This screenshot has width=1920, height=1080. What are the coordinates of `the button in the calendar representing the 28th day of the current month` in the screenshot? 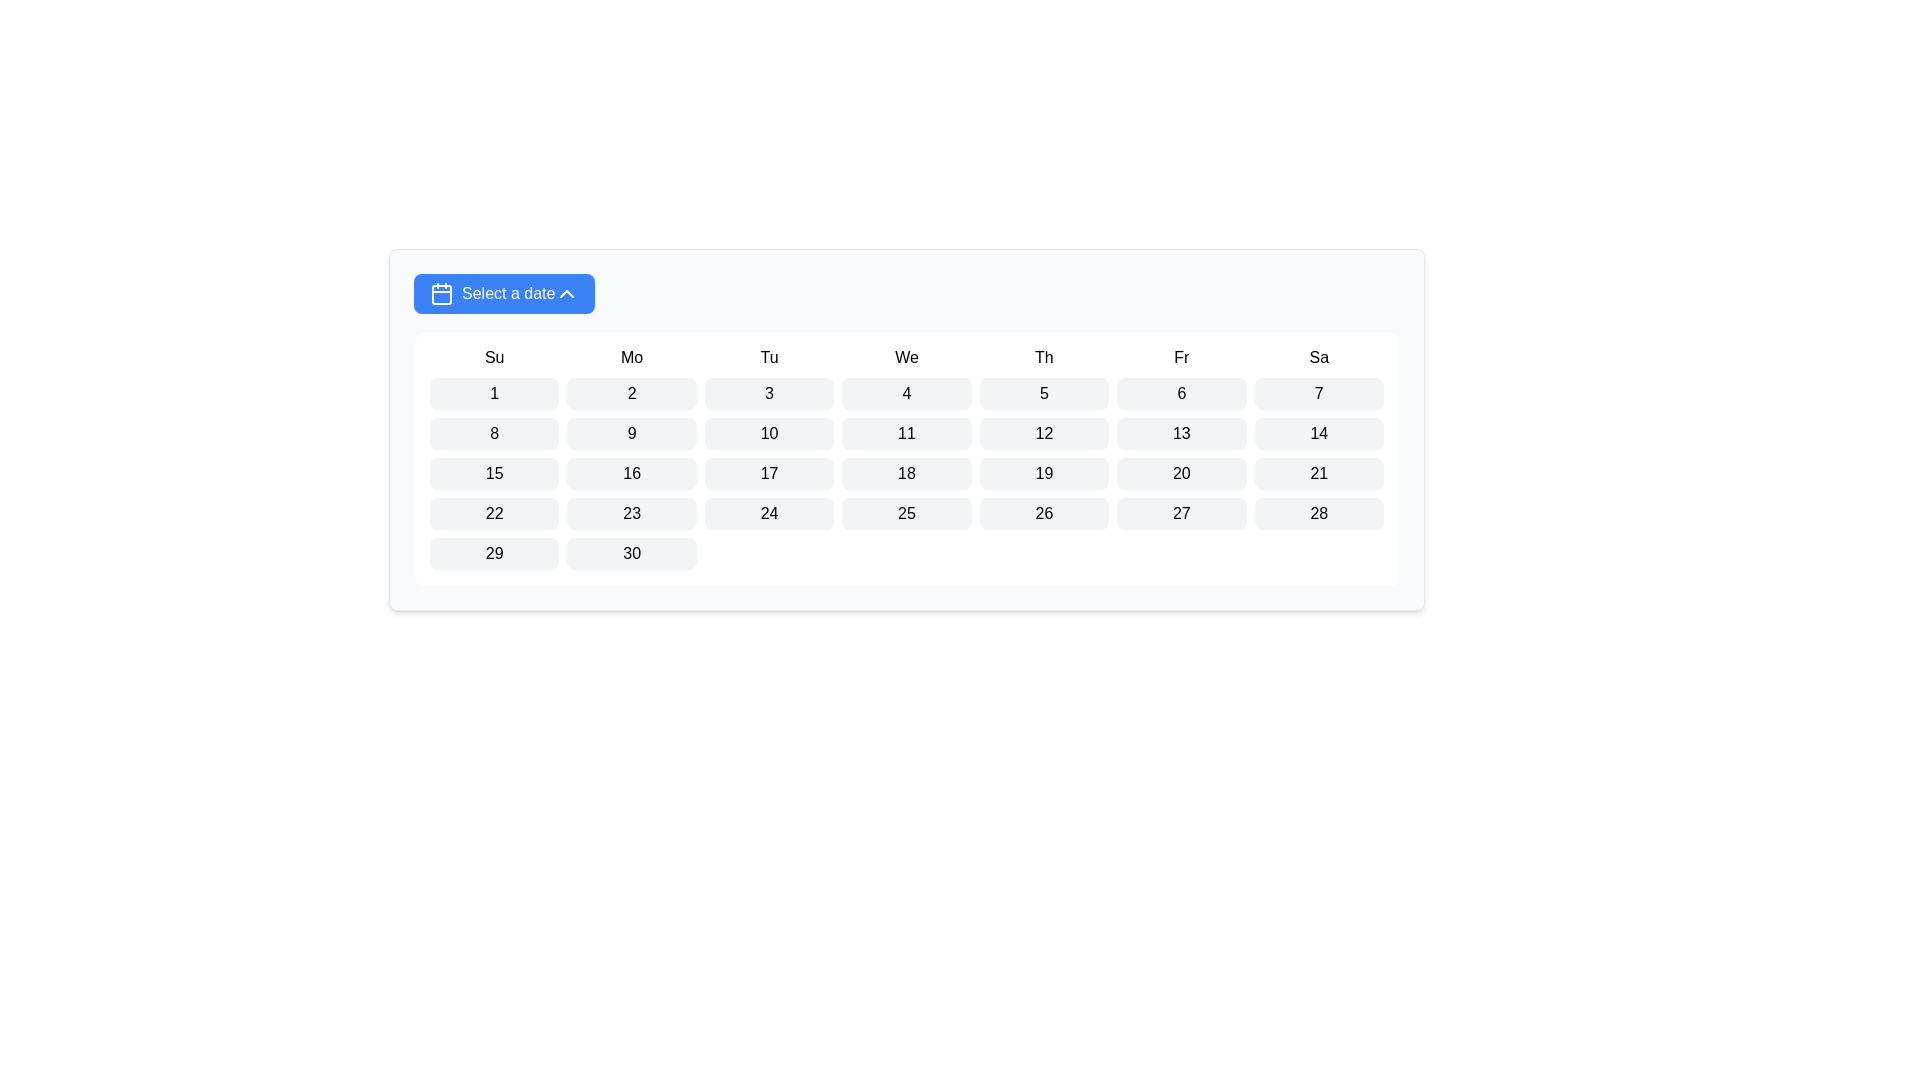 It's located at (1319, 512).